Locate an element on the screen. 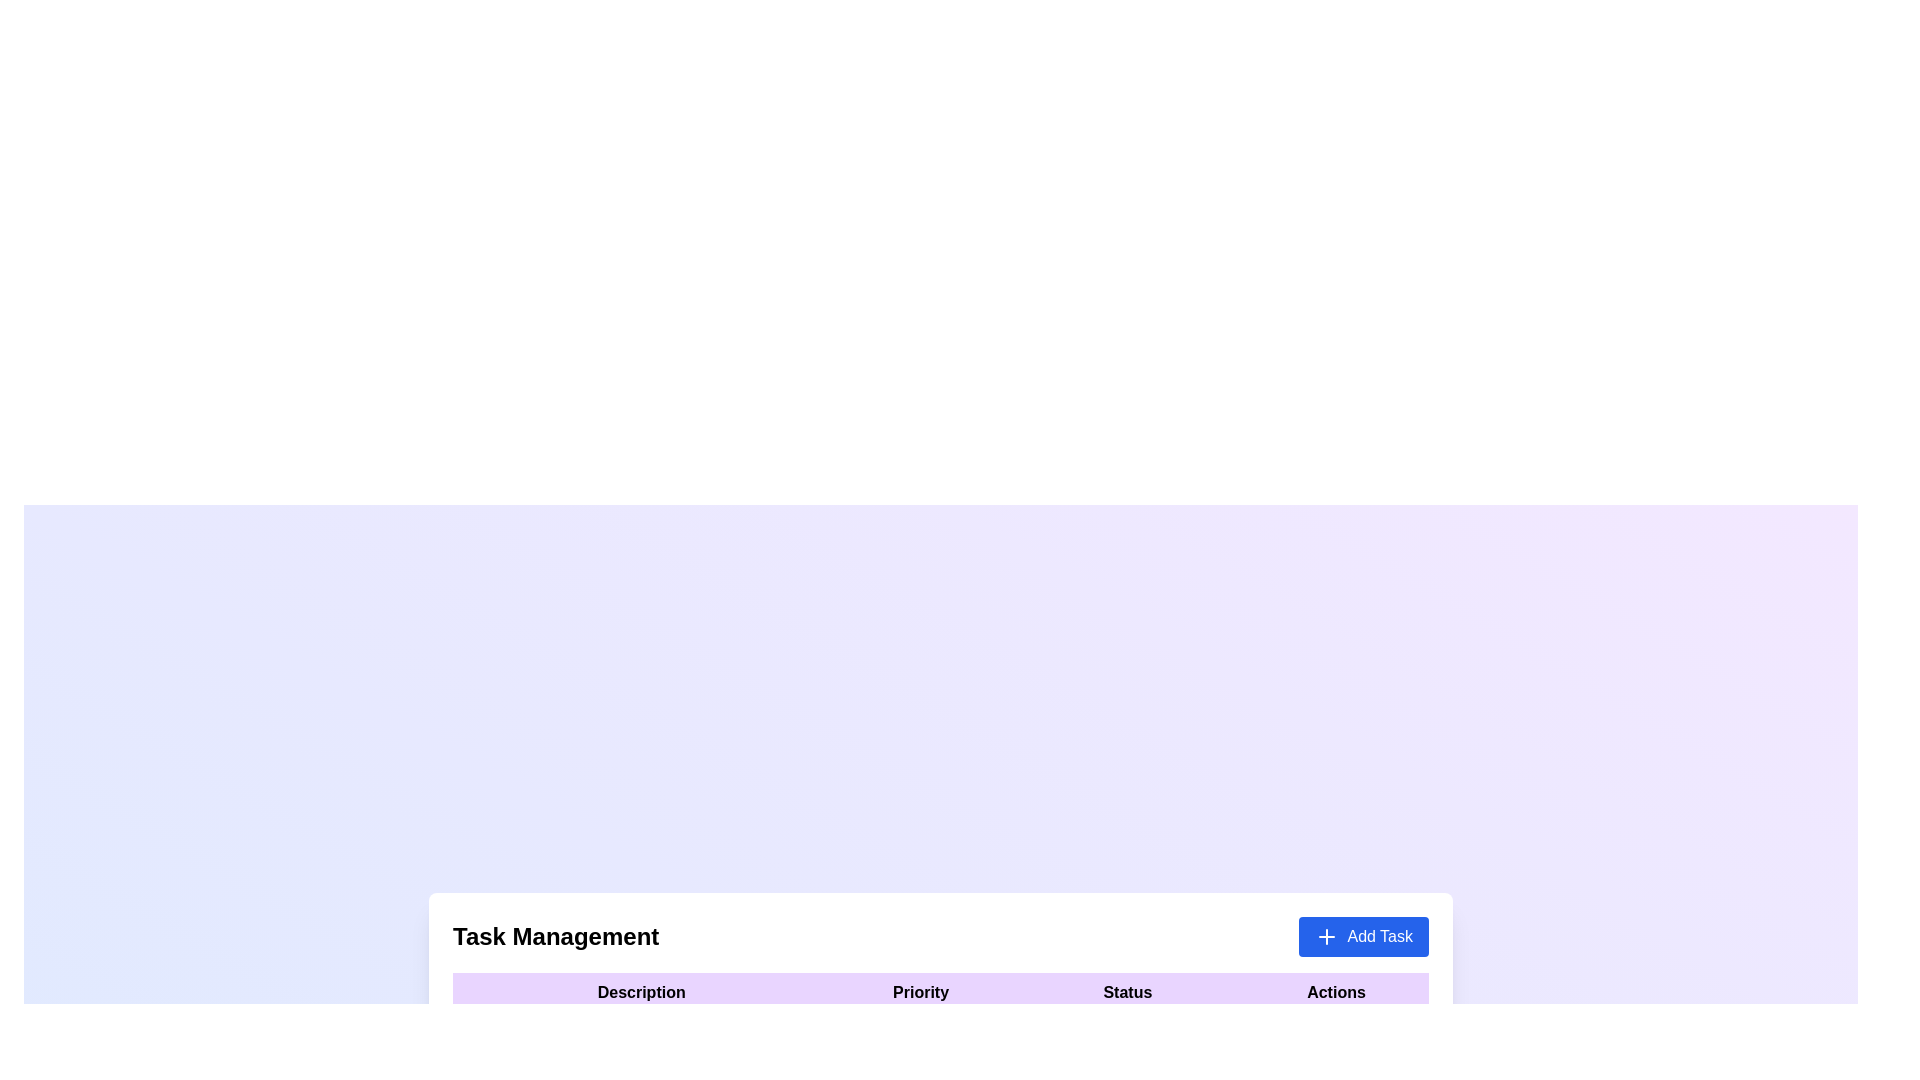  the button located at the far right of the 'Task Management' horizontal bar is located at coordinates (1363, 937).